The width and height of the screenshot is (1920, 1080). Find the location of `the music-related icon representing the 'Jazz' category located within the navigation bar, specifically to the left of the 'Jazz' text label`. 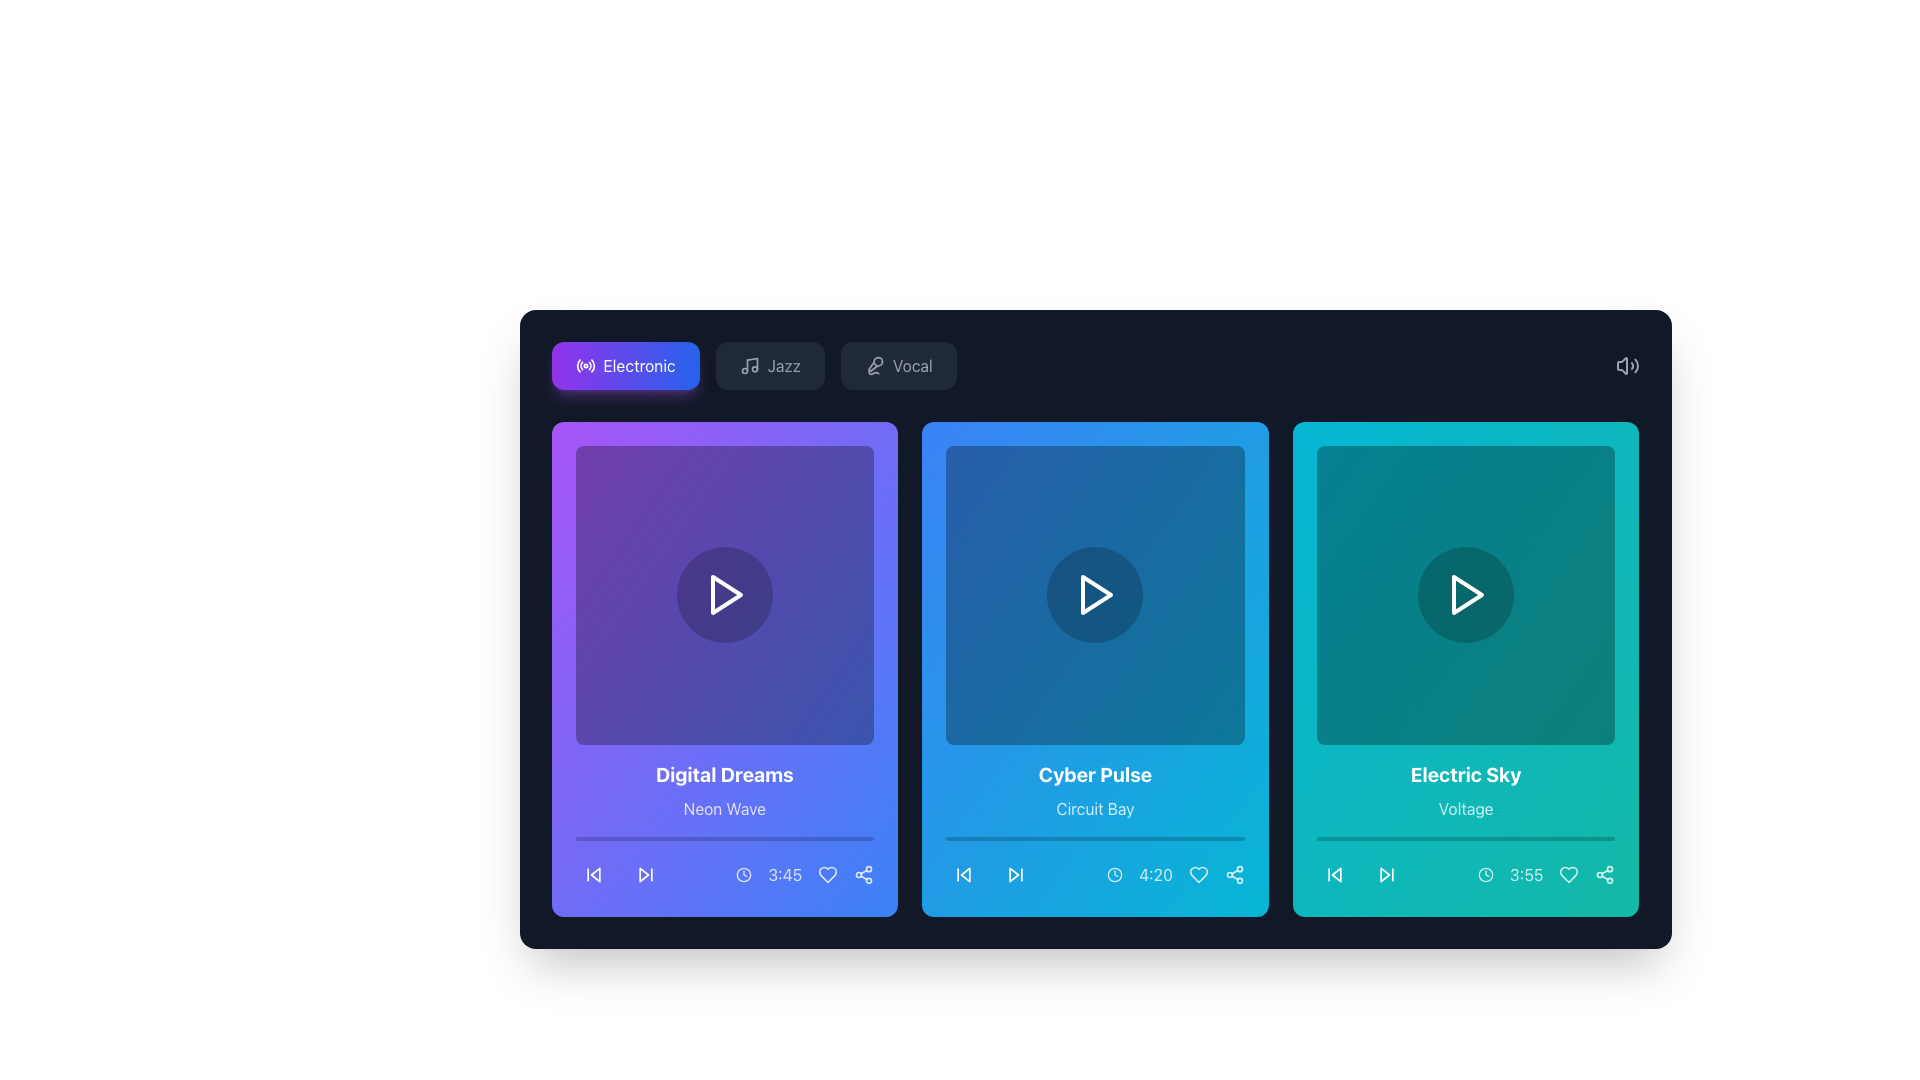

the music-related icon representing the 'Jazz' category located within the navigation bar, specifically to the left of the 'Jazz' text label is located at coordinates (748, 366).